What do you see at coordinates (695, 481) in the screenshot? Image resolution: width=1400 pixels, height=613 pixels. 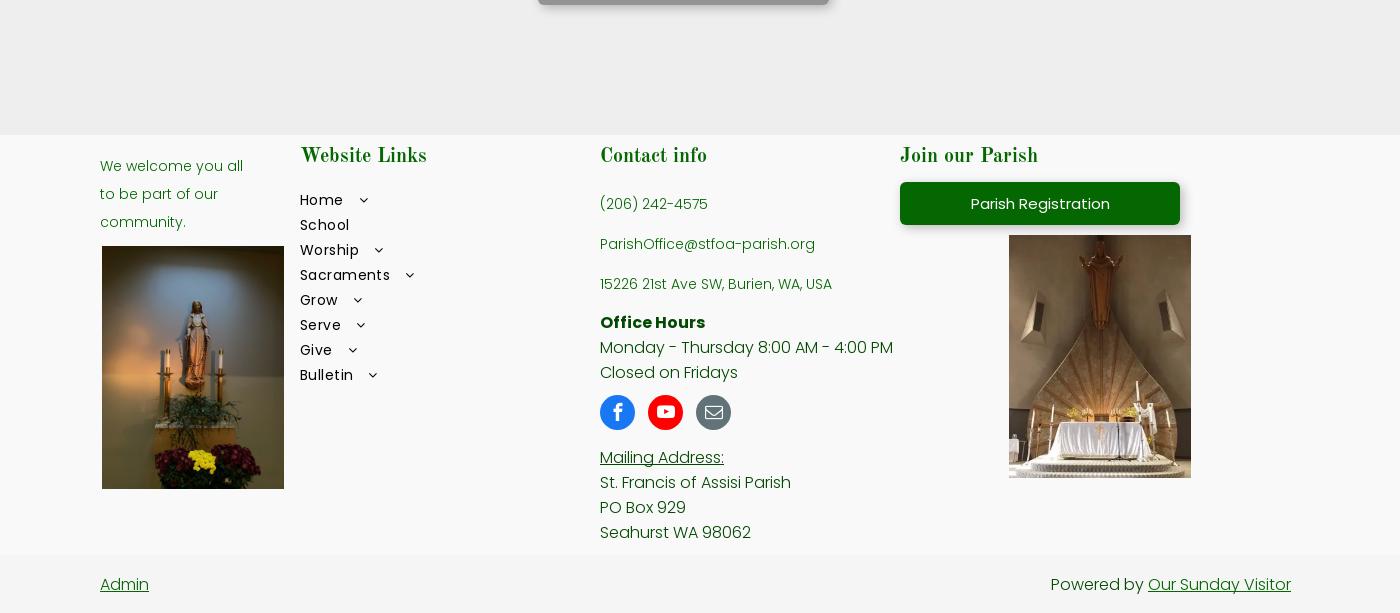 I see `'St. Francis of Assisi Parish'` at bounding box center [695, 481].